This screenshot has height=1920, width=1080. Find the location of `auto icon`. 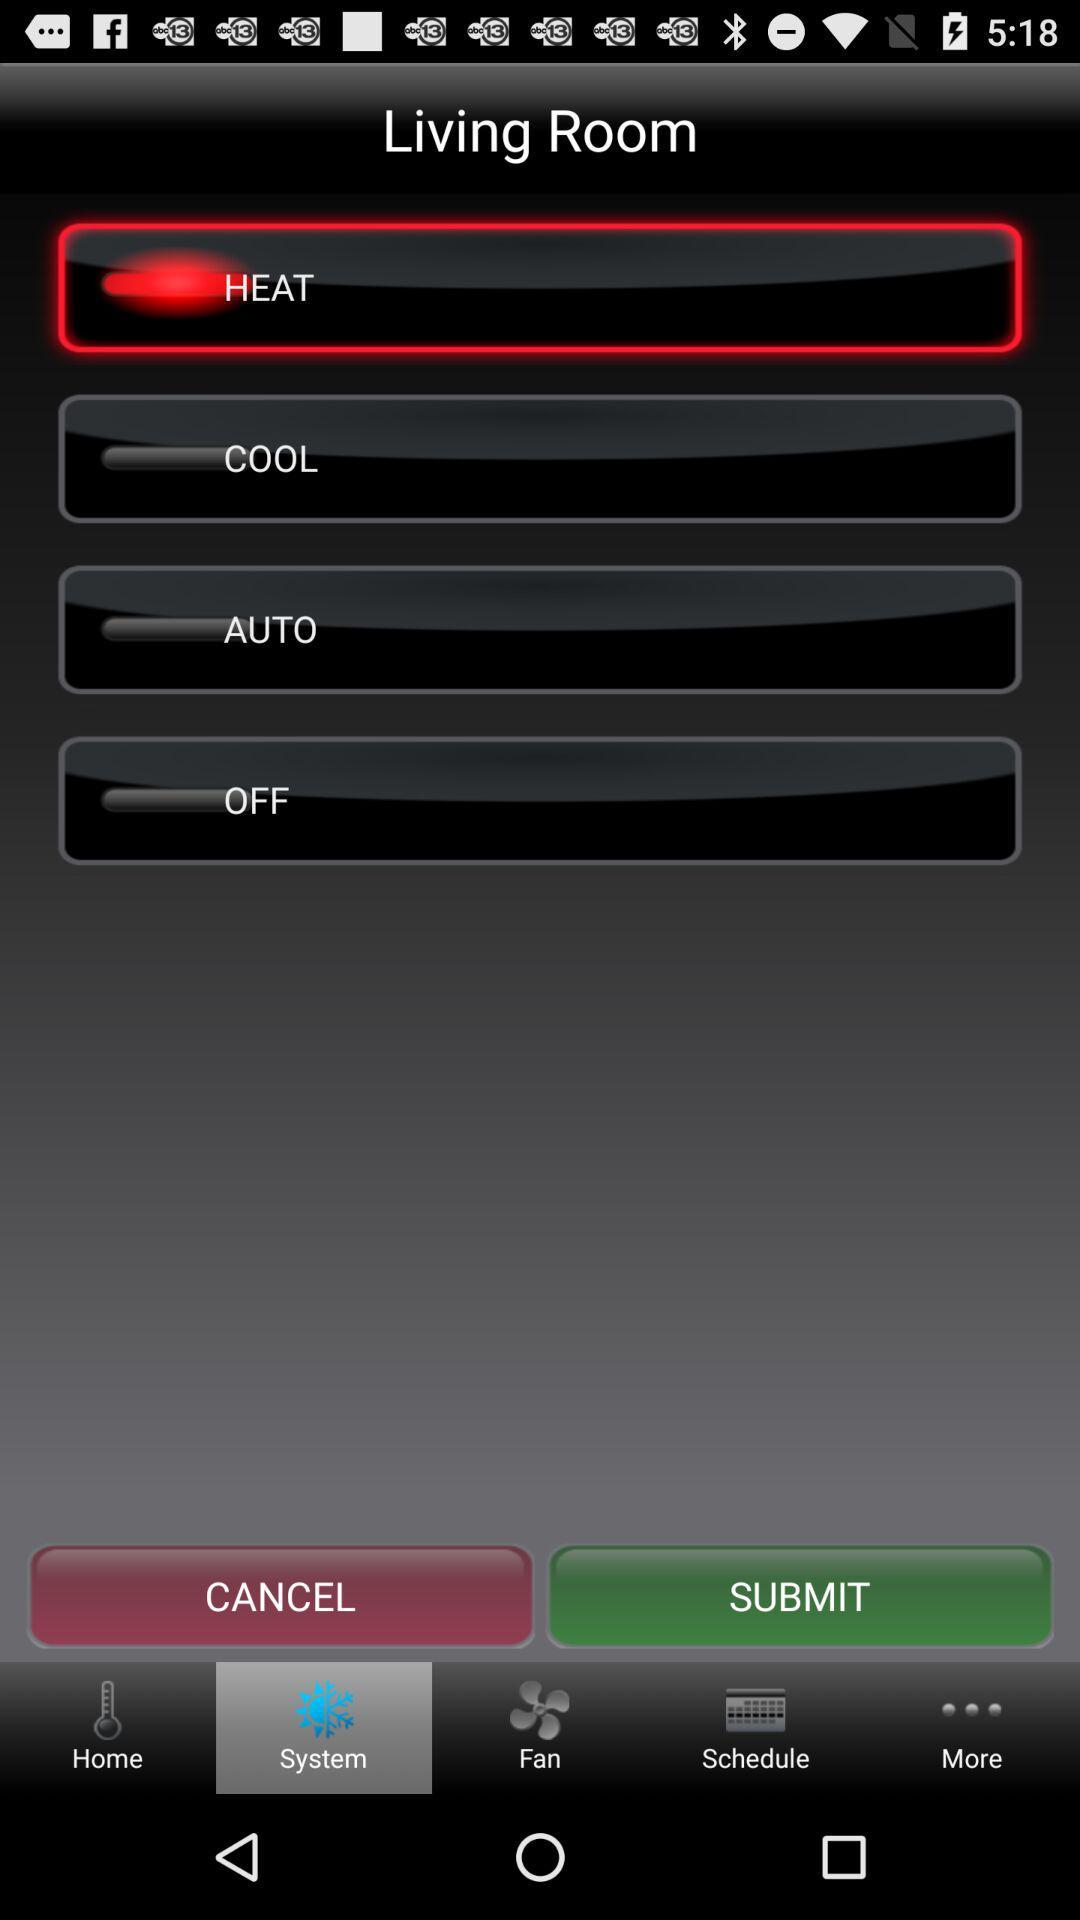

auto icon is located at coordinates (540, 627).